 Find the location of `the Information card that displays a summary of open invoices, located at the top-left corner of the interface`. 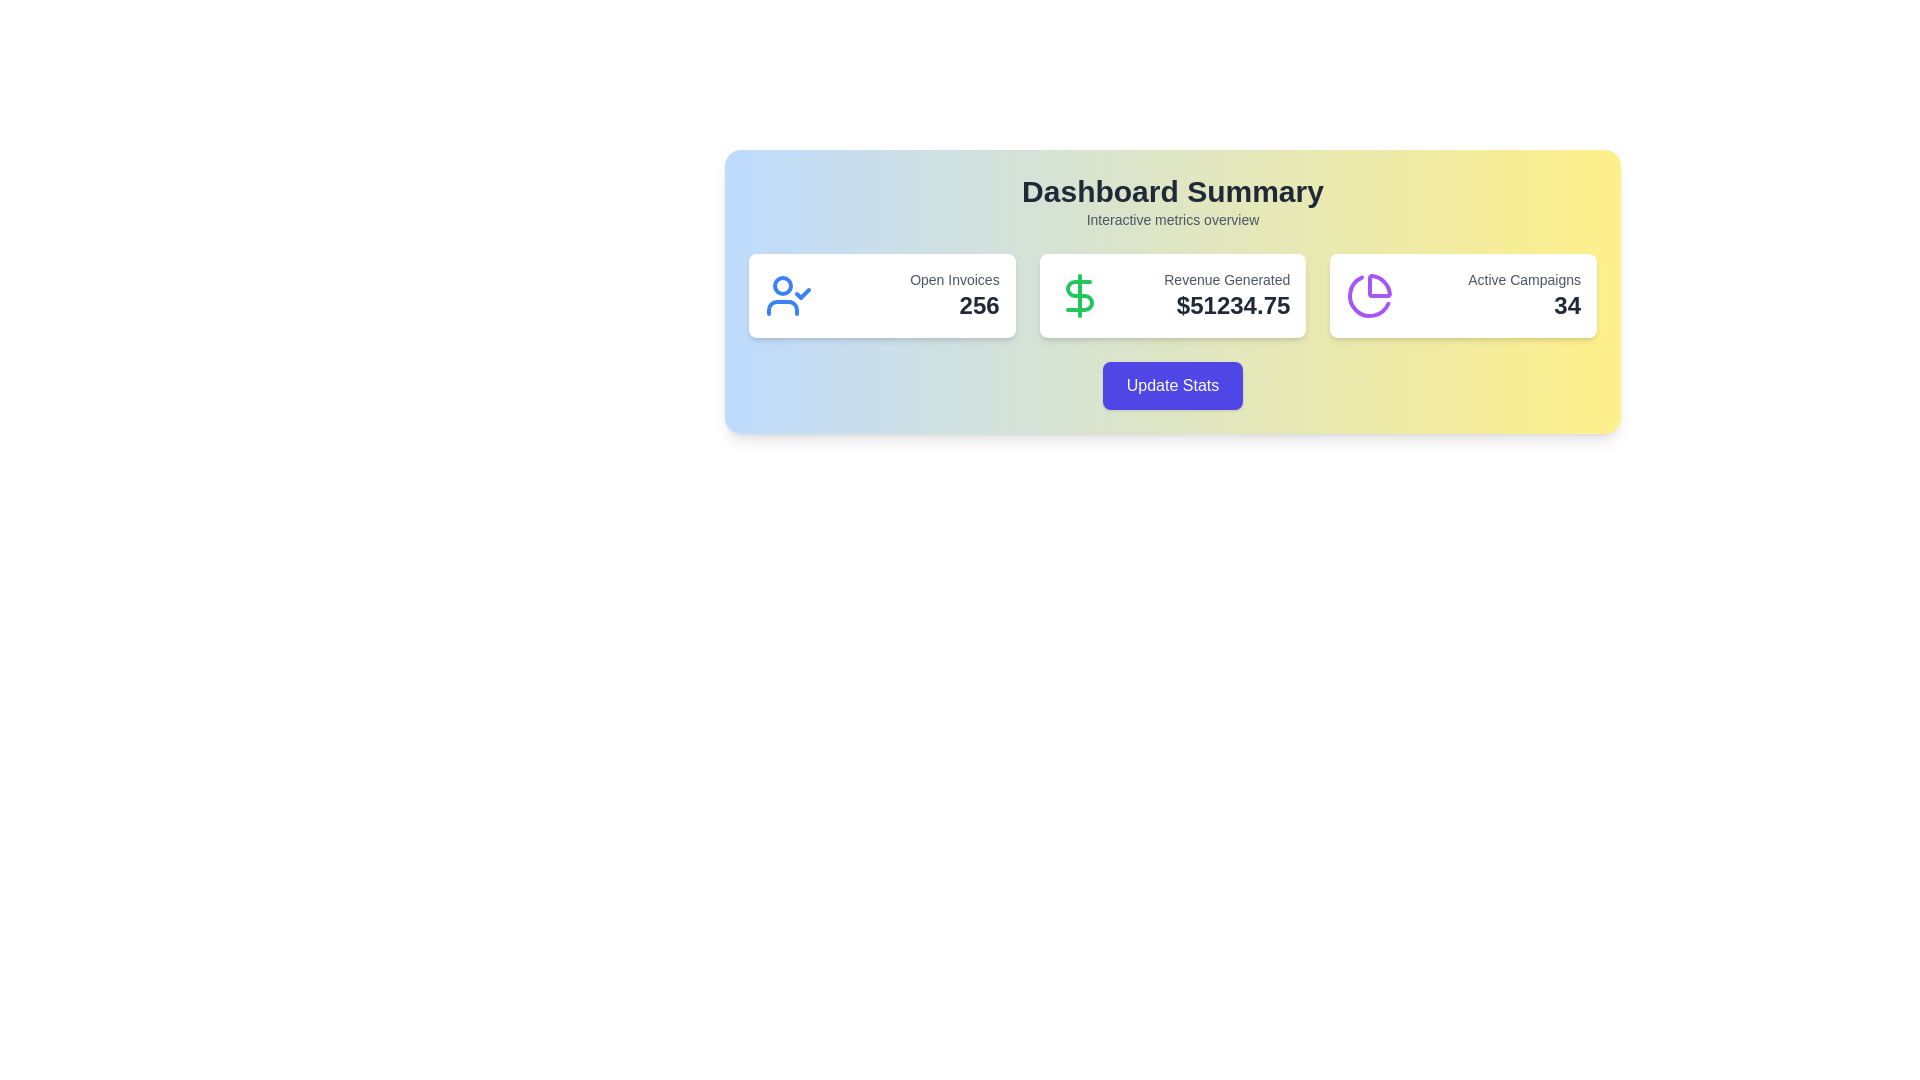

the Information card that displays a summary of open invoices, located at the top-left corner of the interface is located at coordinates (881, 296).